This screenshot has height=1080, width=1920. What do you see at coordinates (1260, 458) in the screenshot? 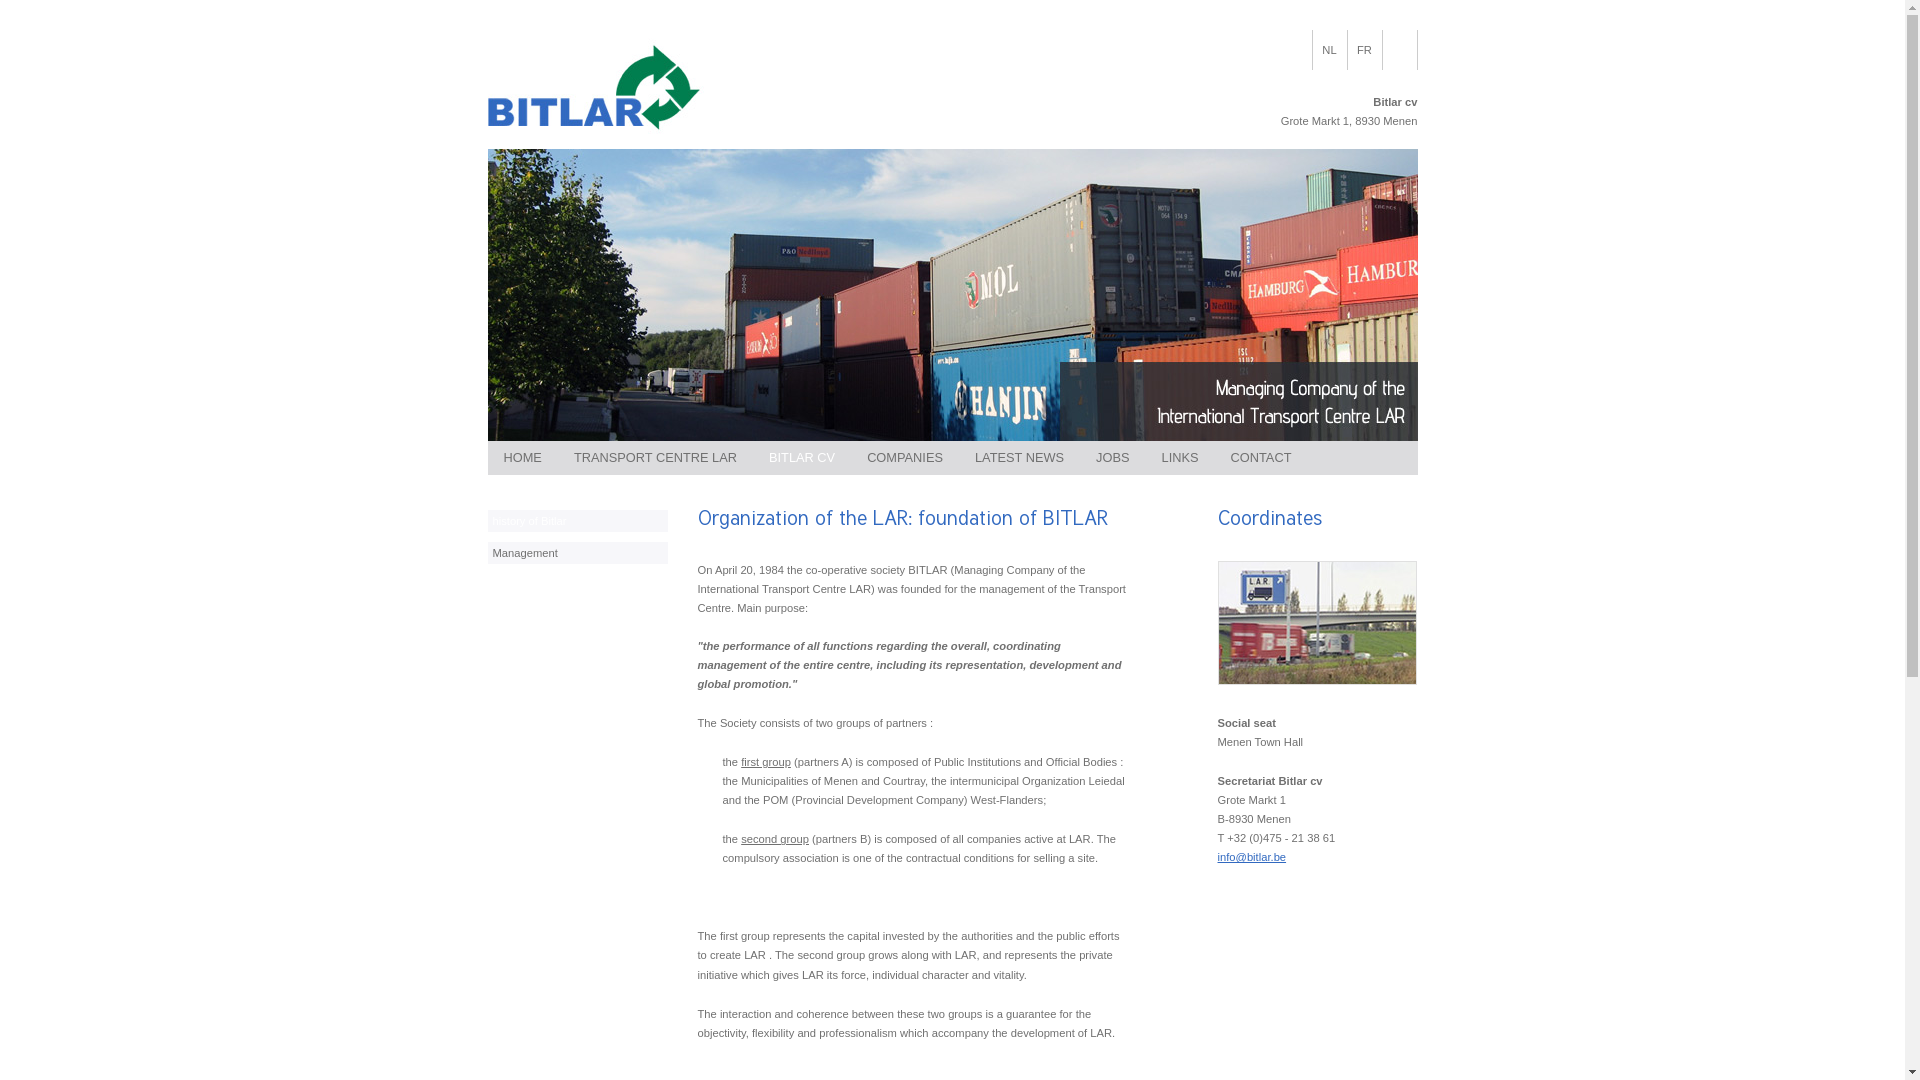
I see `'CONTACT'` at bounding box center [1260, 458].